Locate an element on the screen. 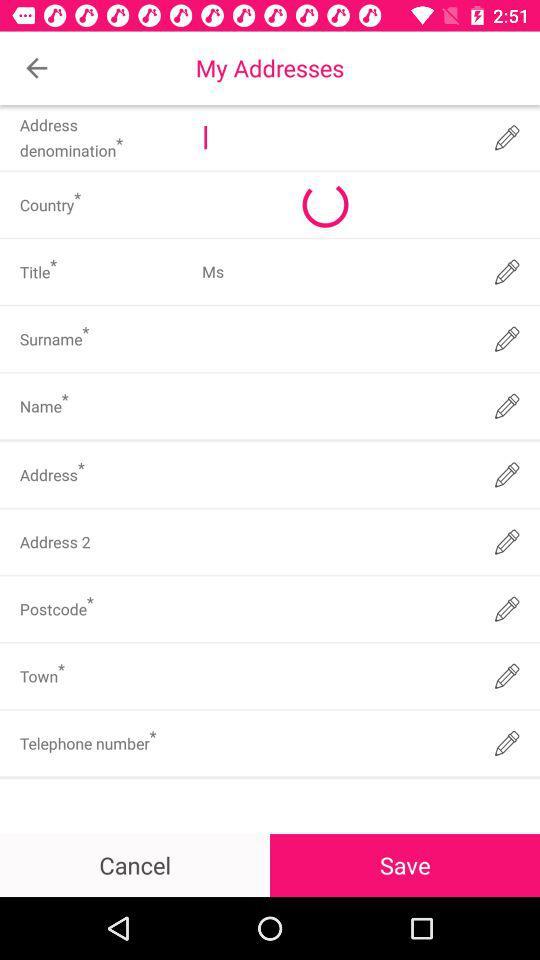 This screenshot has height=960, width=540. town text entry field is located at coordinates (335, 676).